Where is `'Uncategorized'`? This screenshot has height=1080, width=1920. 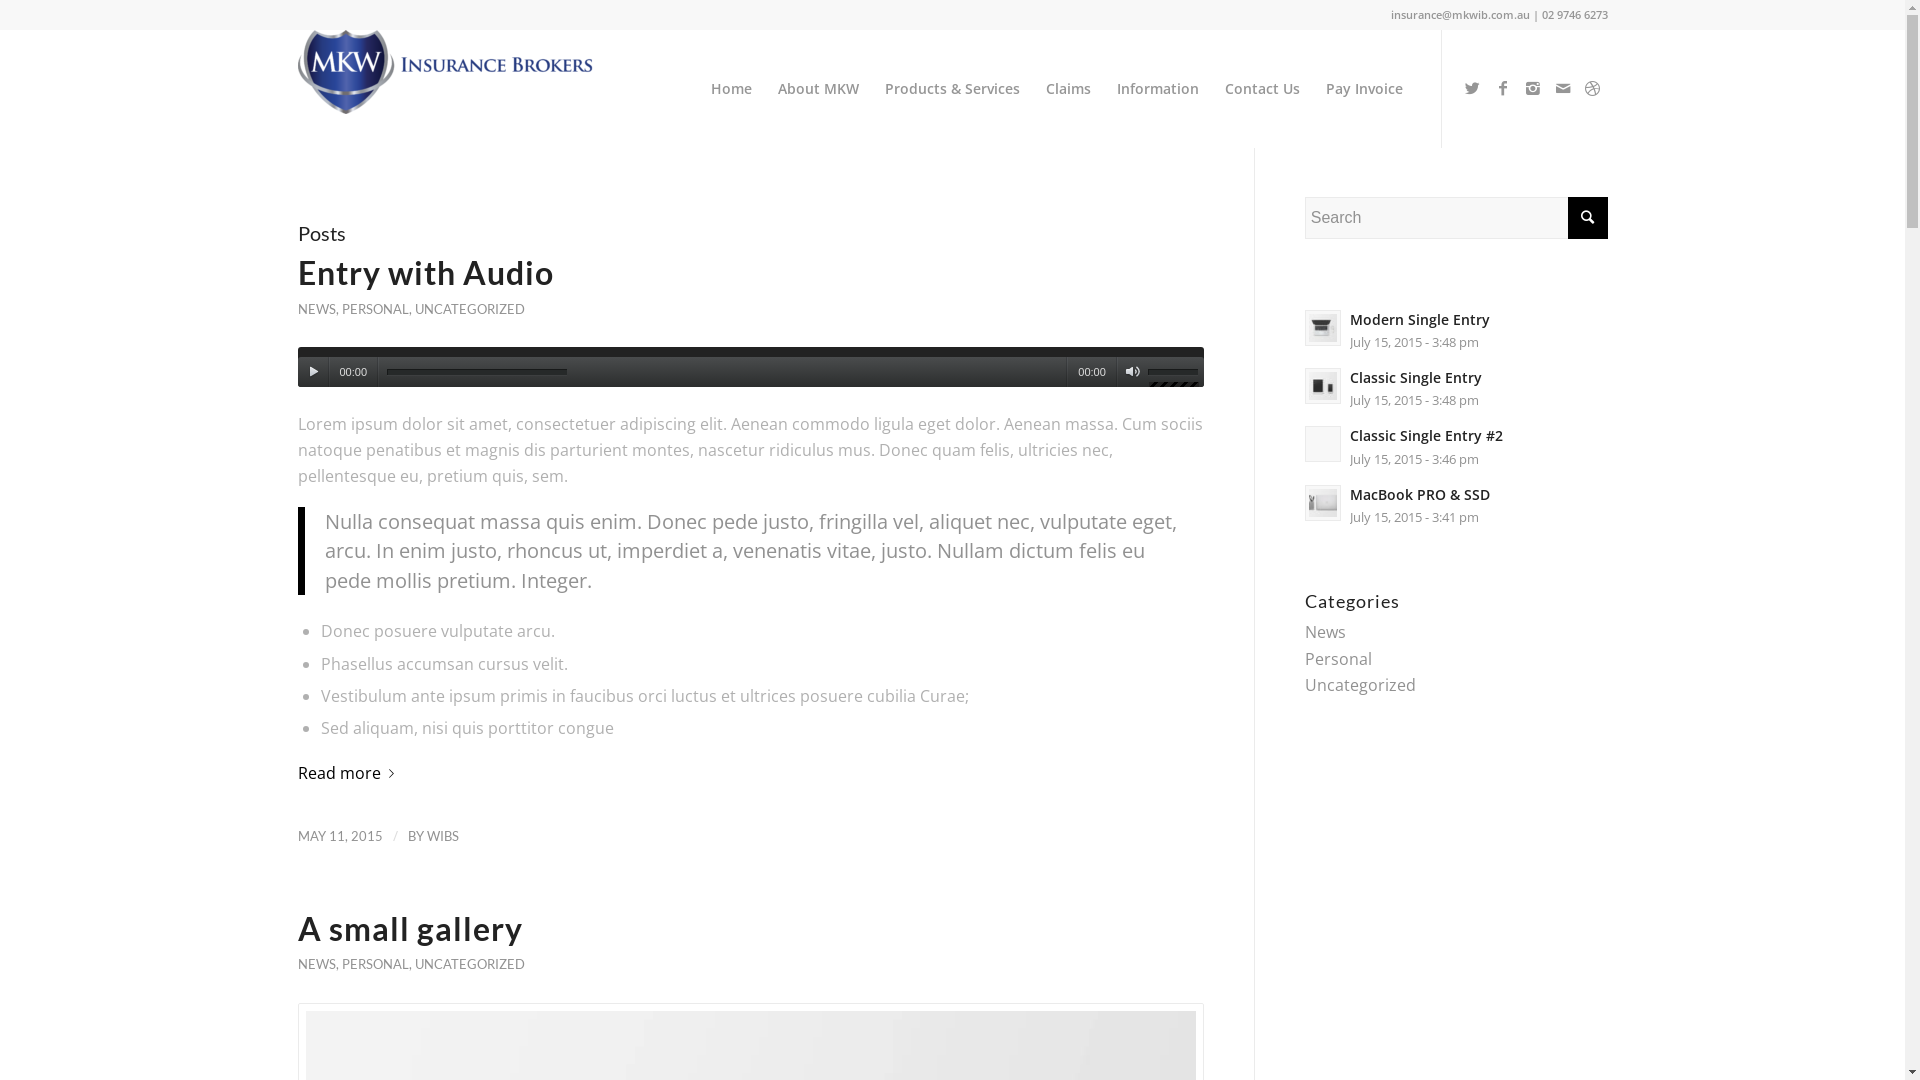
'Uncategorized' is located at coordinates (1305, 684).